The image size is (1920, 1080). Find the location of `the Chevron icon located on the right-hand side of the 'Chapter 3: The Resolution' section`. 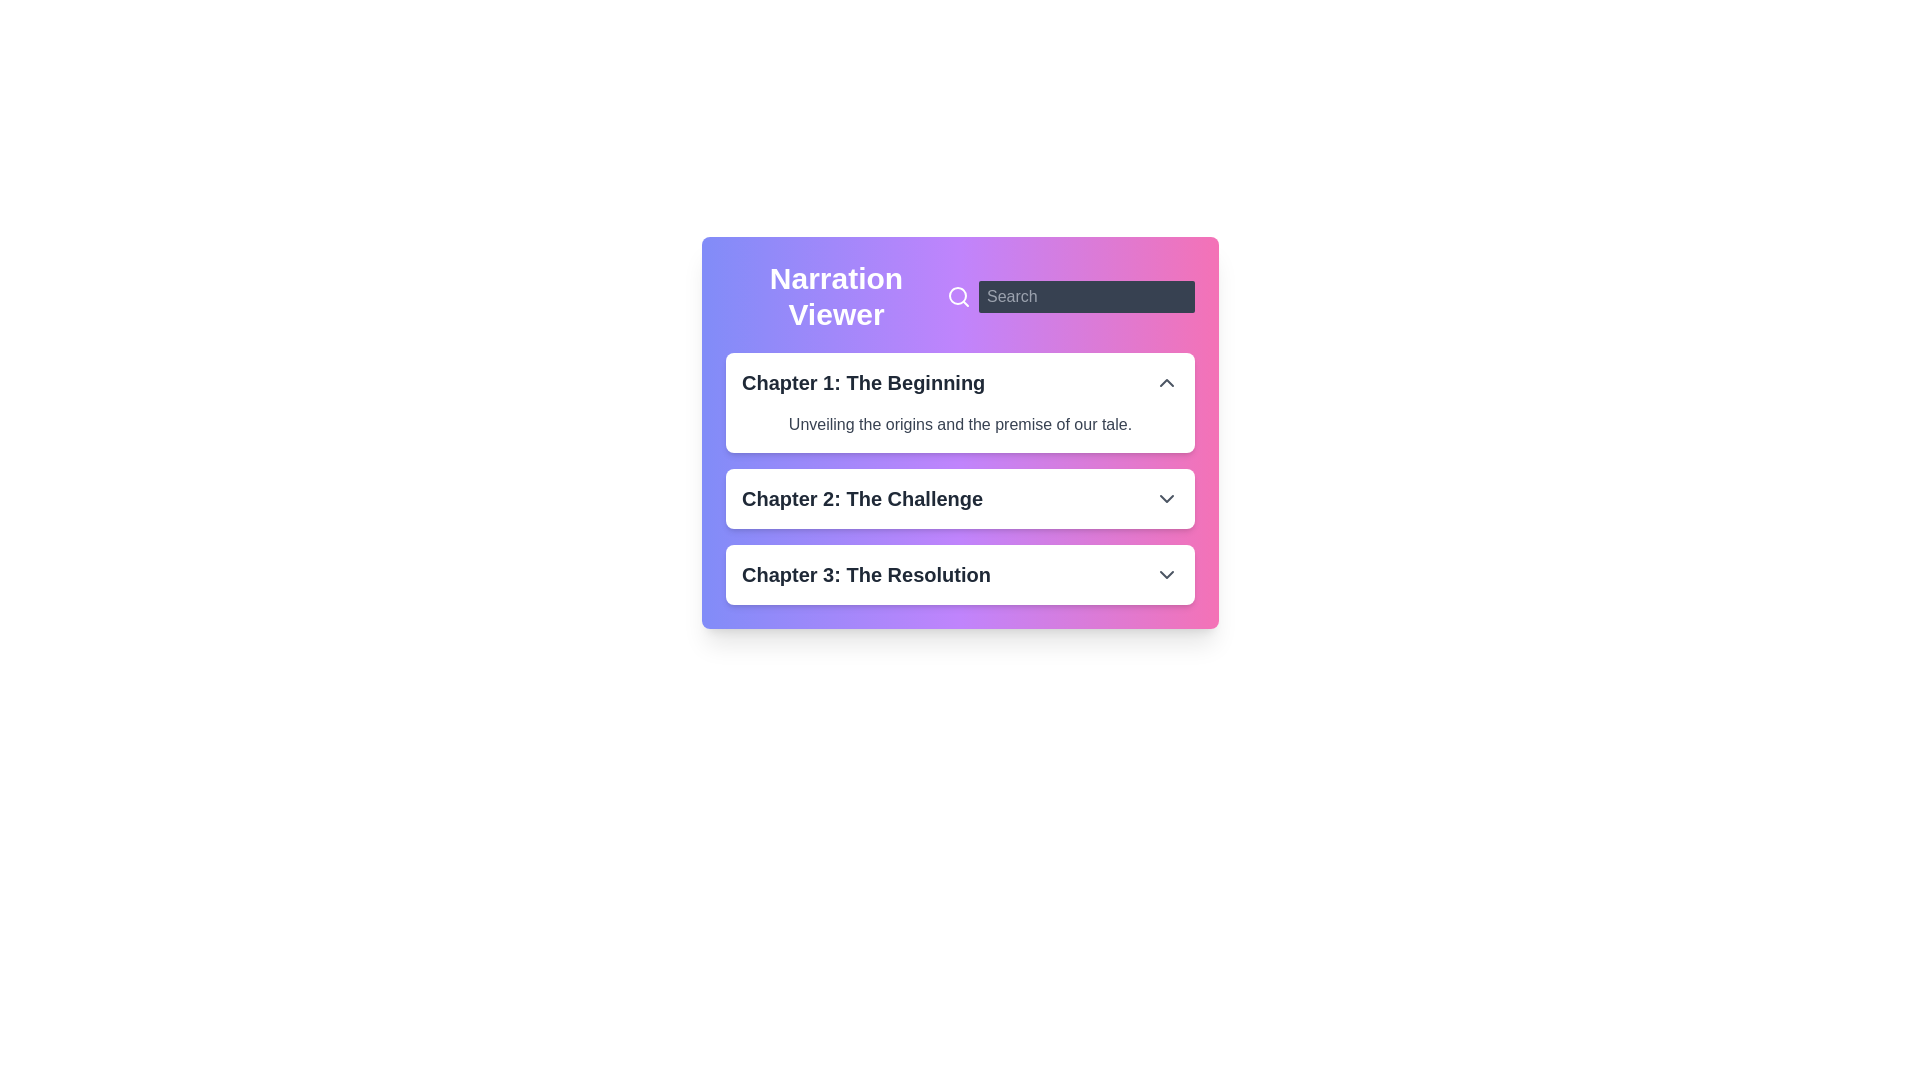

the Chevron icon located on the right-hand side of the 'Chapter 3: The Resolution' section is located at coordinates (1166, 574).